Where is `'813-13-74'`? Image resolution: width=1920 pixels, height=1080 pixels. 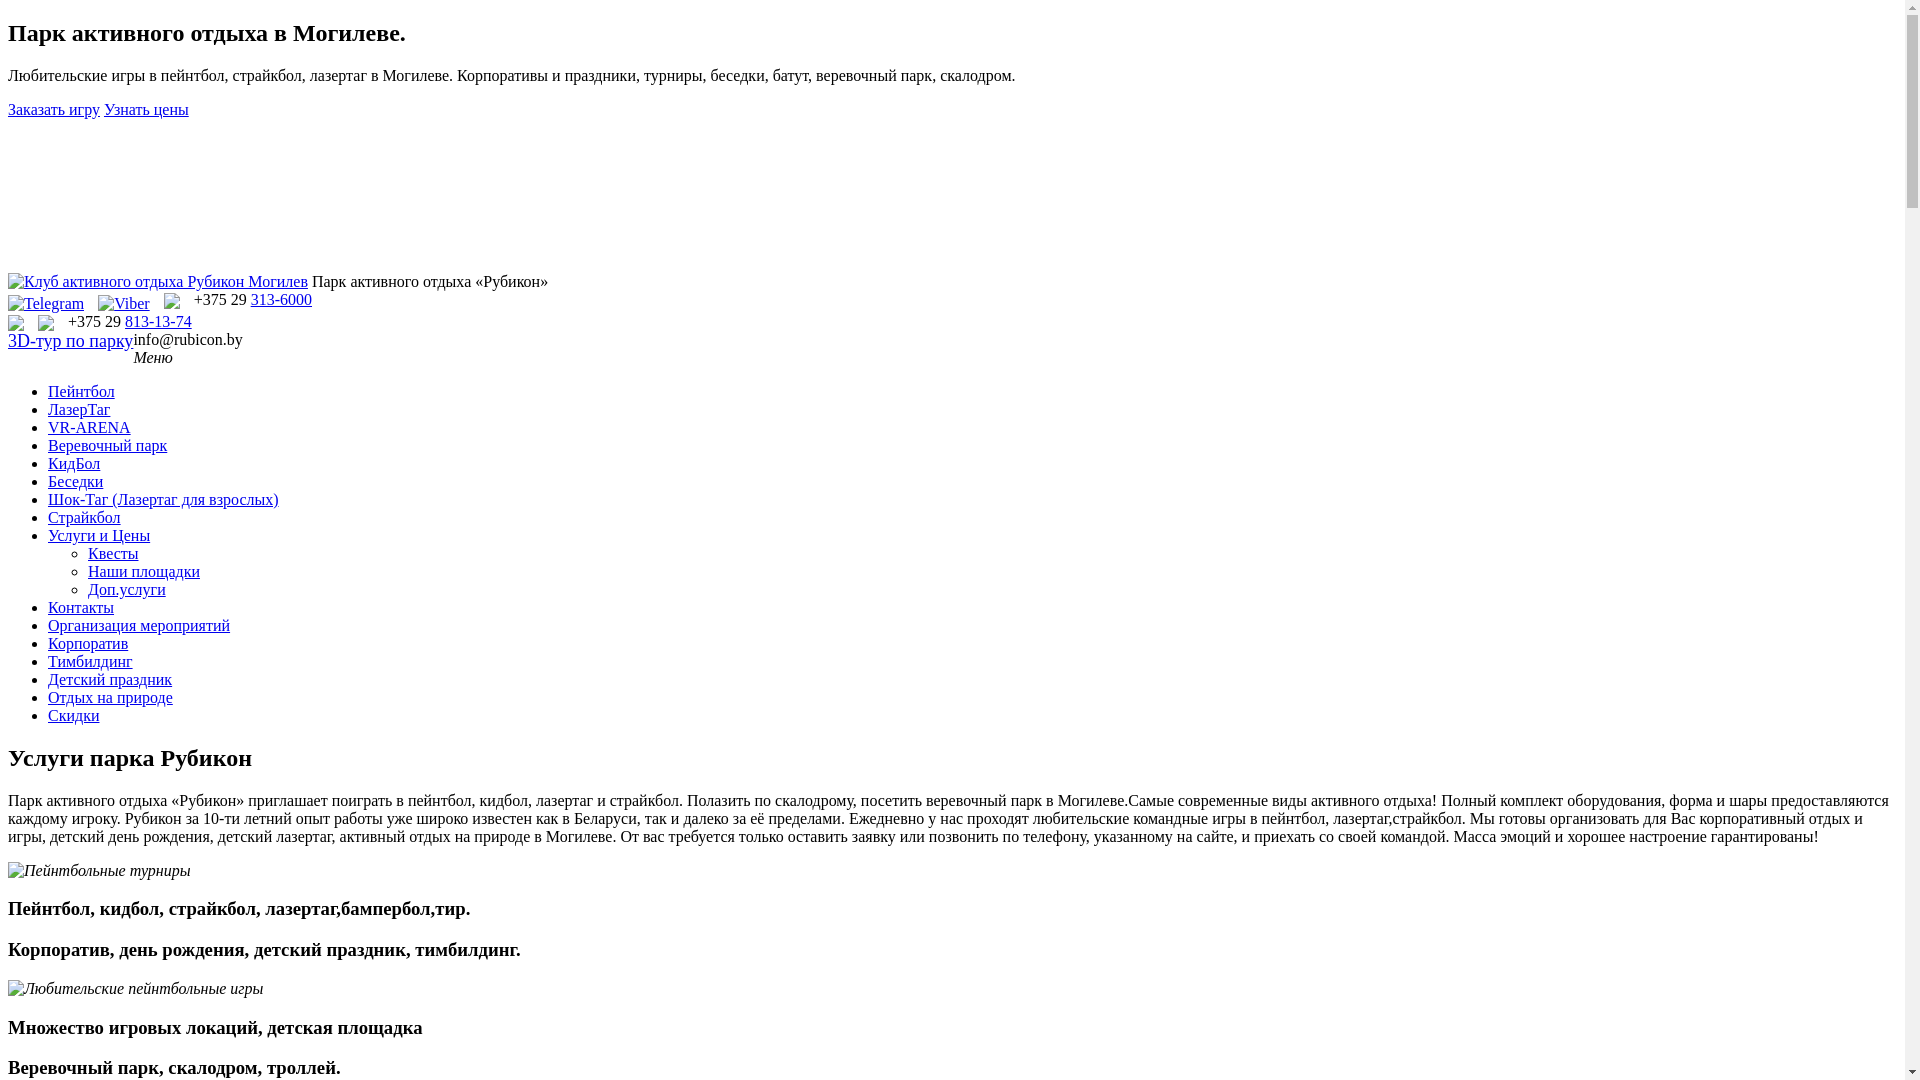 '813-13-74' is located at coordinates (157, 320).